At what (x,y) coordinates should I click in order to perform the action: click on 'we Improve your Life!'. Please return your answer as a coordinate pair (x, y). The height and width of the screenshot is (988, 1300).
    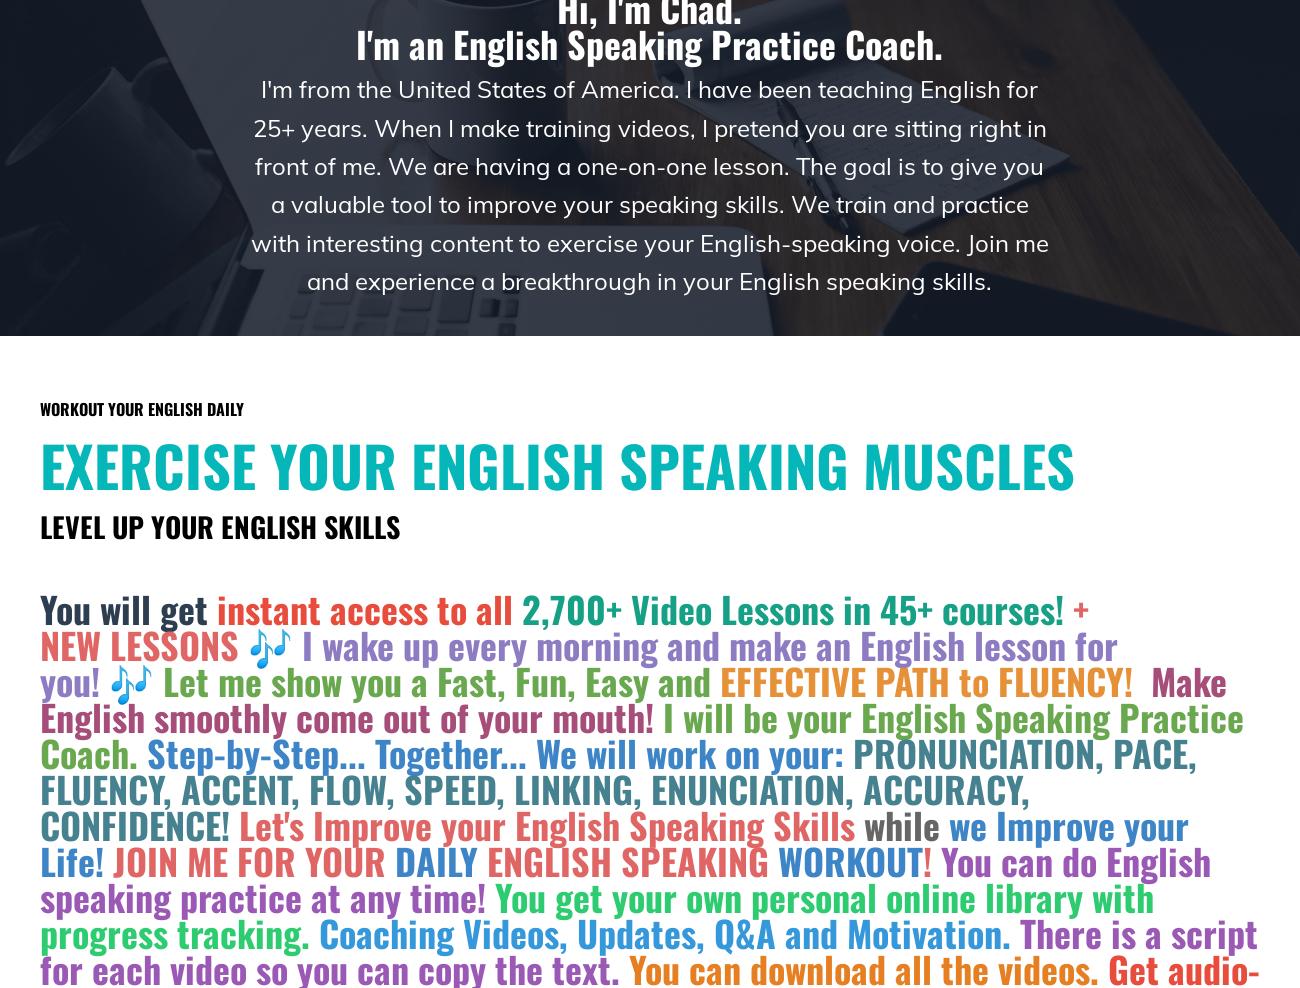
    Looking at the image, I should click on (39, 842).